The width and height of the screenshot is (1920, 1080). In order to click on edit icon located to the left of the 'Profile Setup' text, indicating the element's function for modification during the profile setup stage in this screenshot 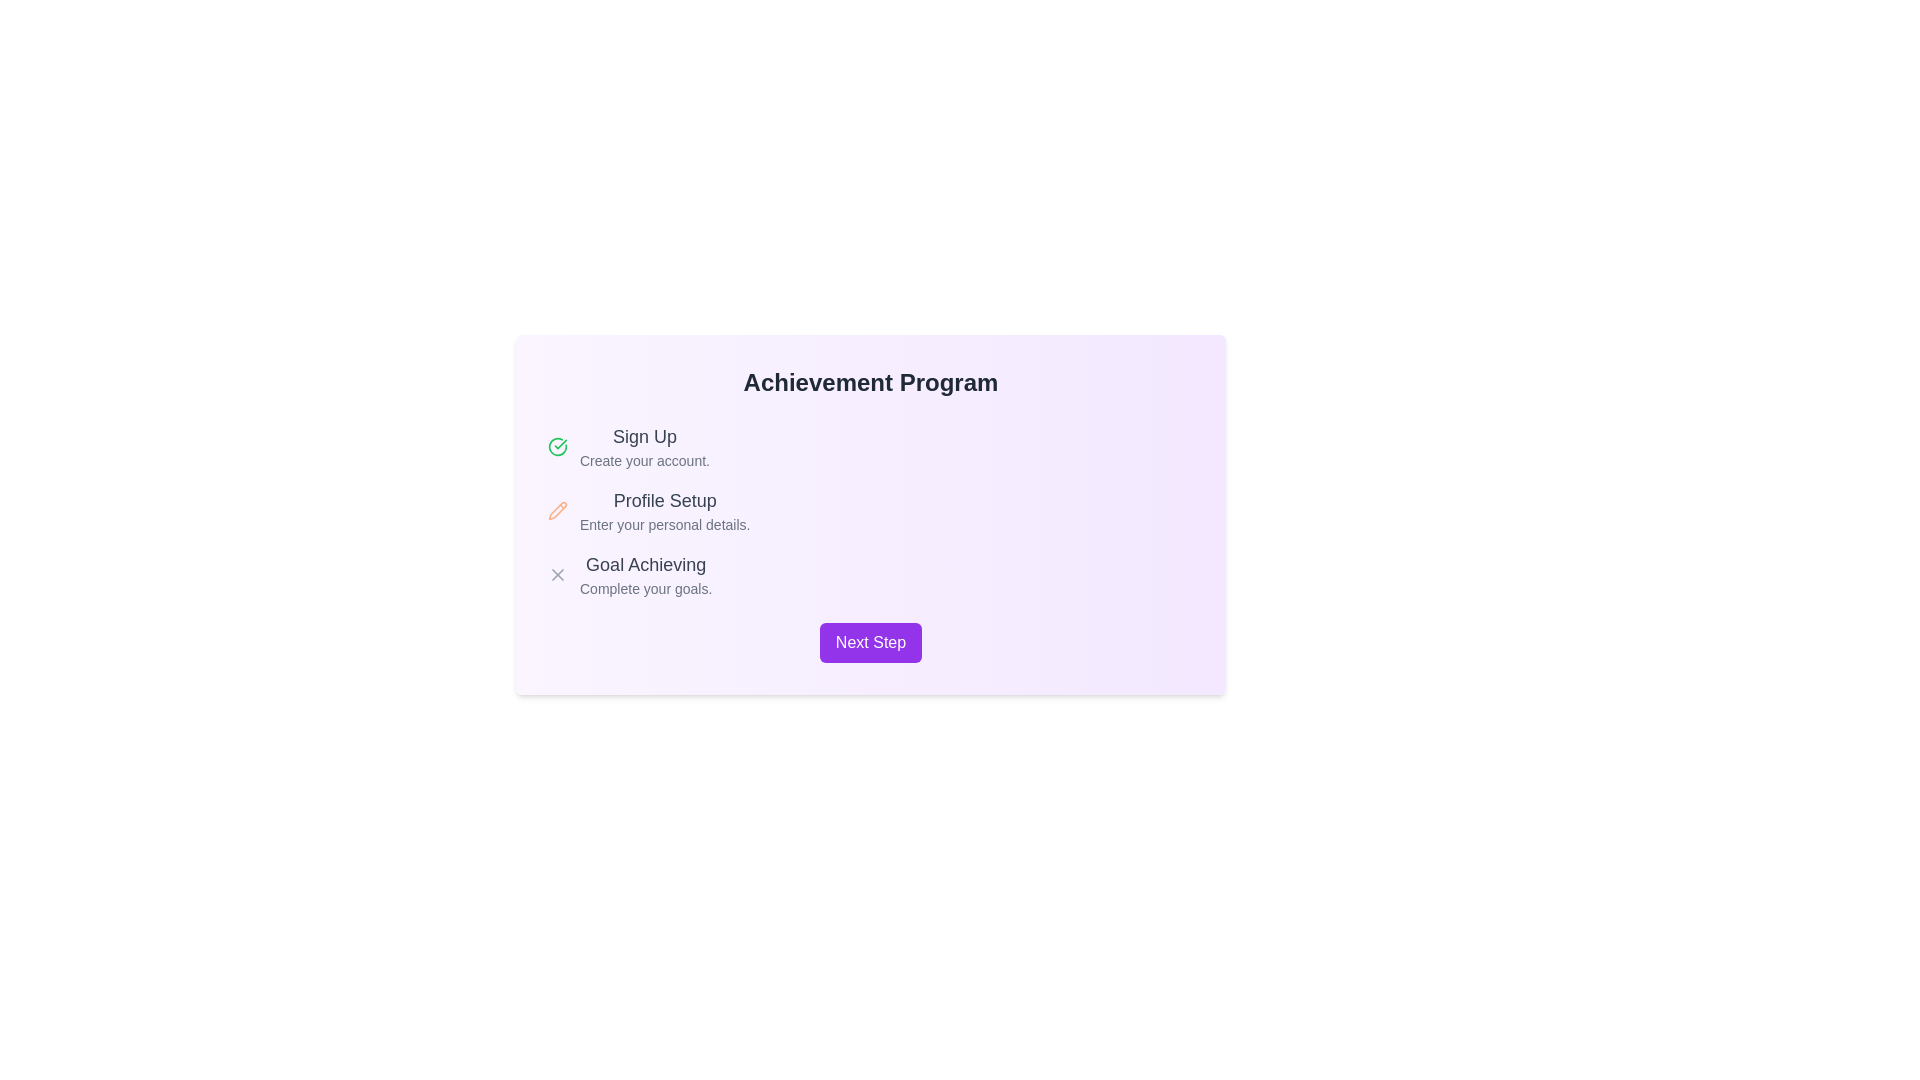, I will do `click(557, 508)`.